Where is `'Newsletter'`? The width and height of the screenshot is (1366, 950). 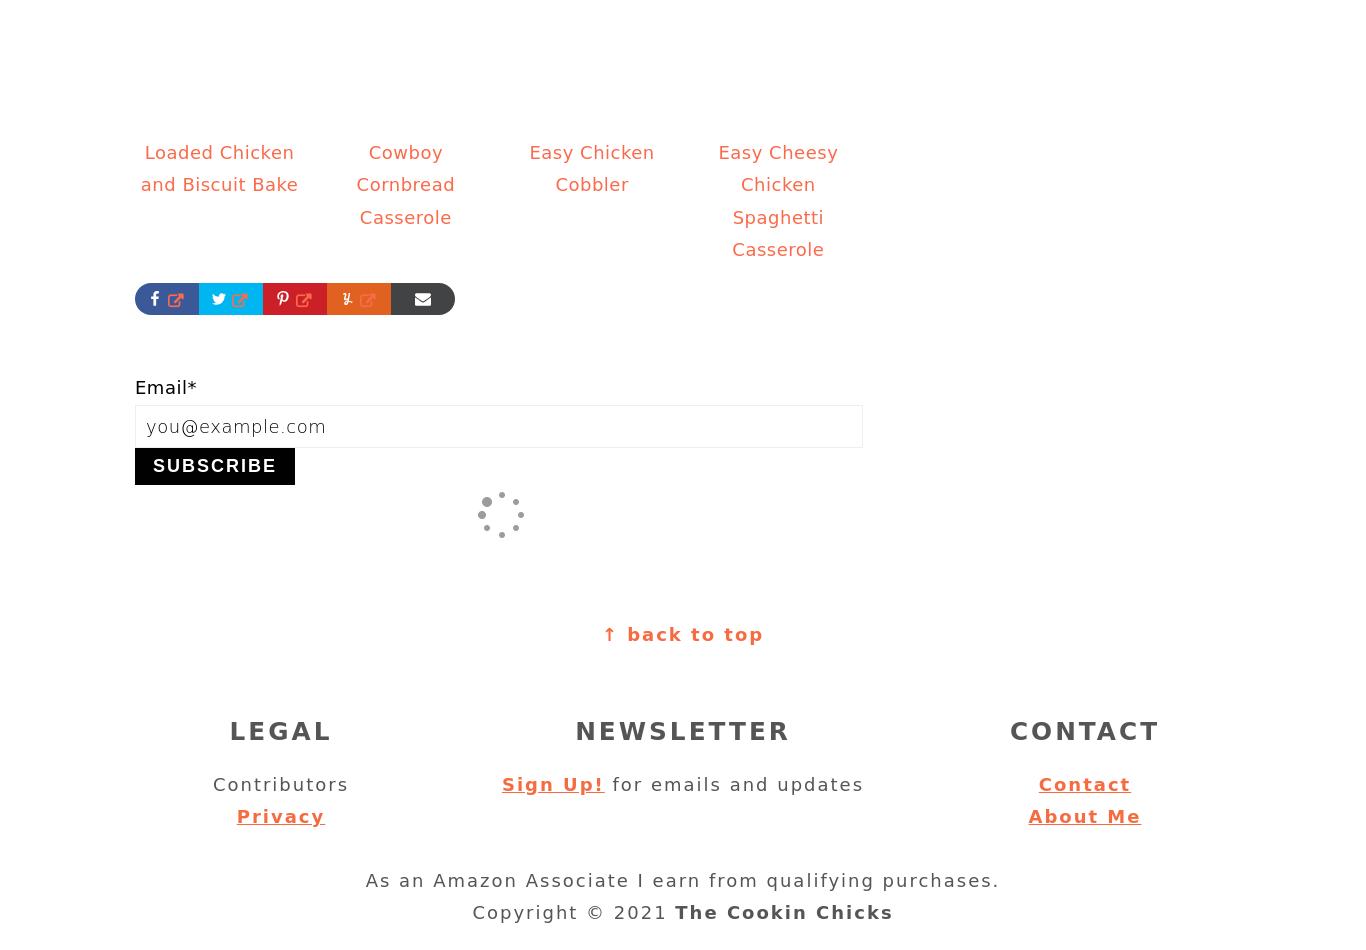 'Newsletter' is located at coordinates (681, 729).